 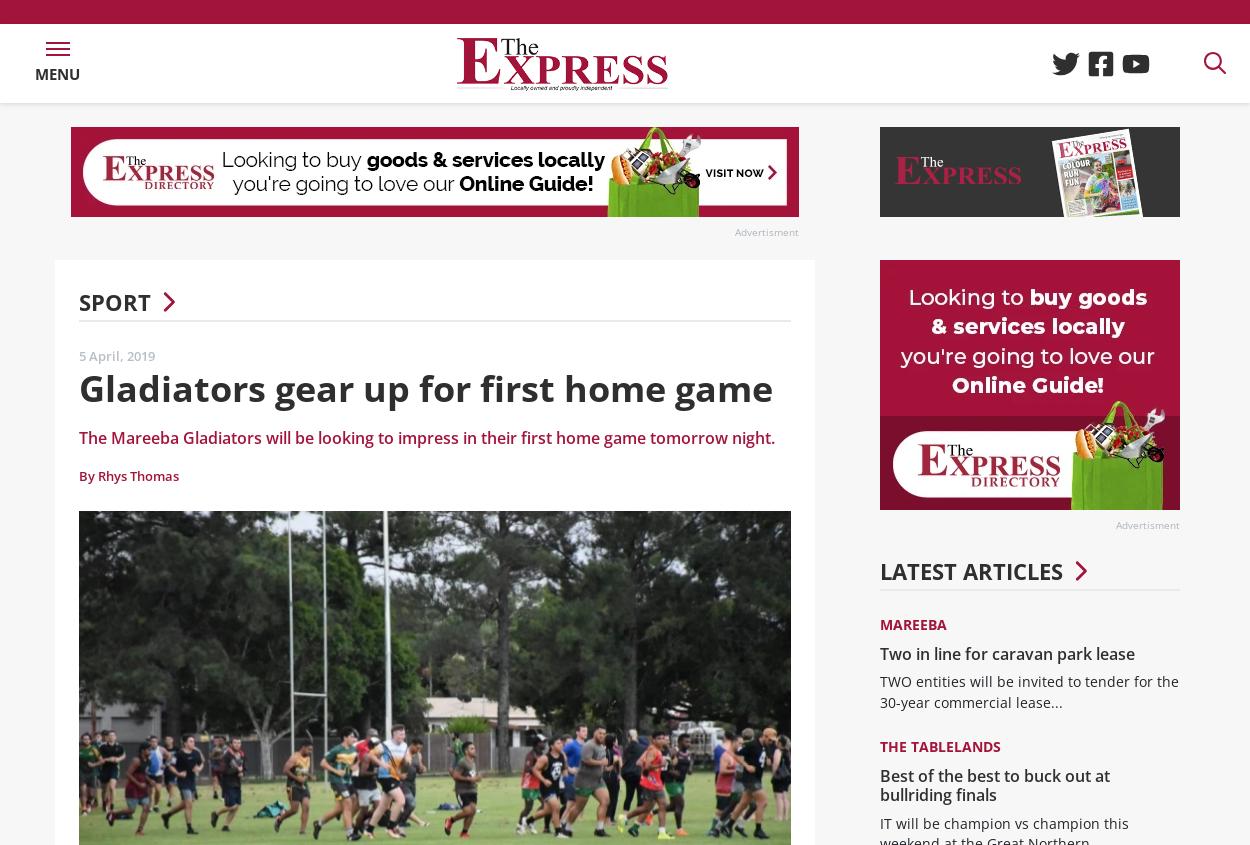 What do you see at coordinates (426, 402) in the screenshot?
I see `'Gladiators gear up for first home game'` at bounding box center [426, 402].